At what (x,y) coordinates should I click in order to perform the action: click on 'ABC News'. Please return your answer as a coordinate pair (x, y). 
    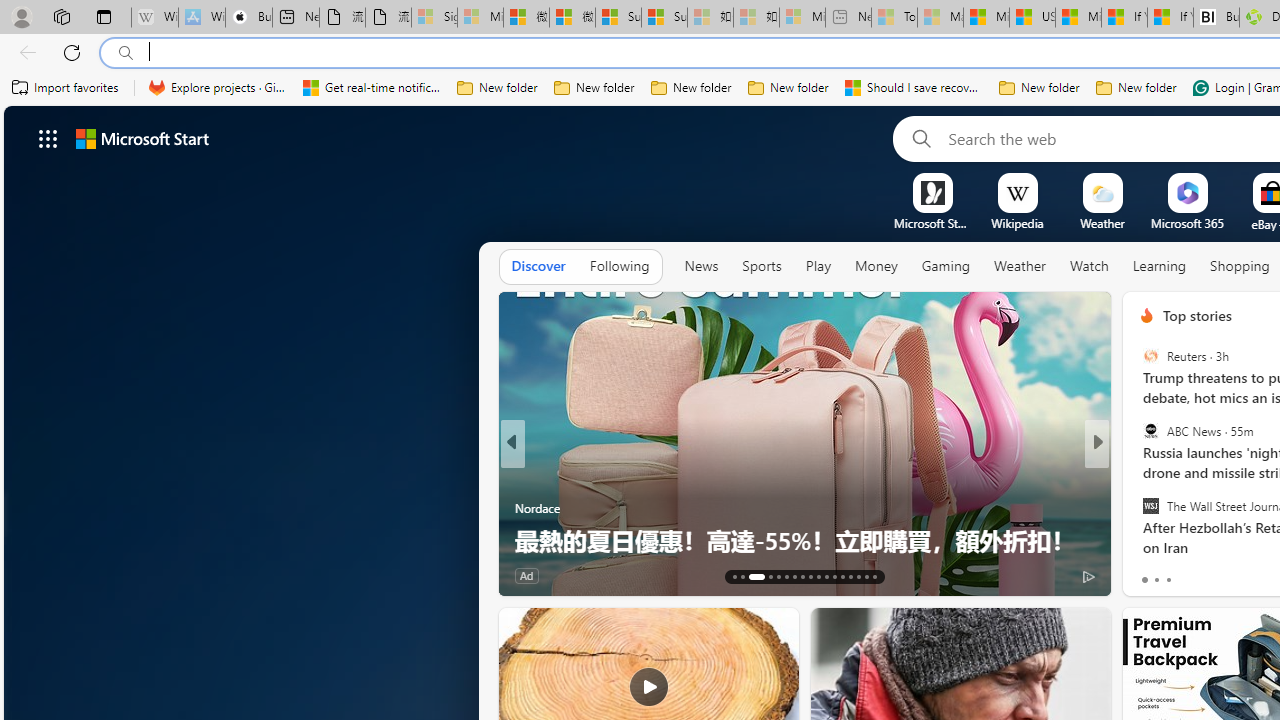
    Looking at the image, I should click on (1150, 430).